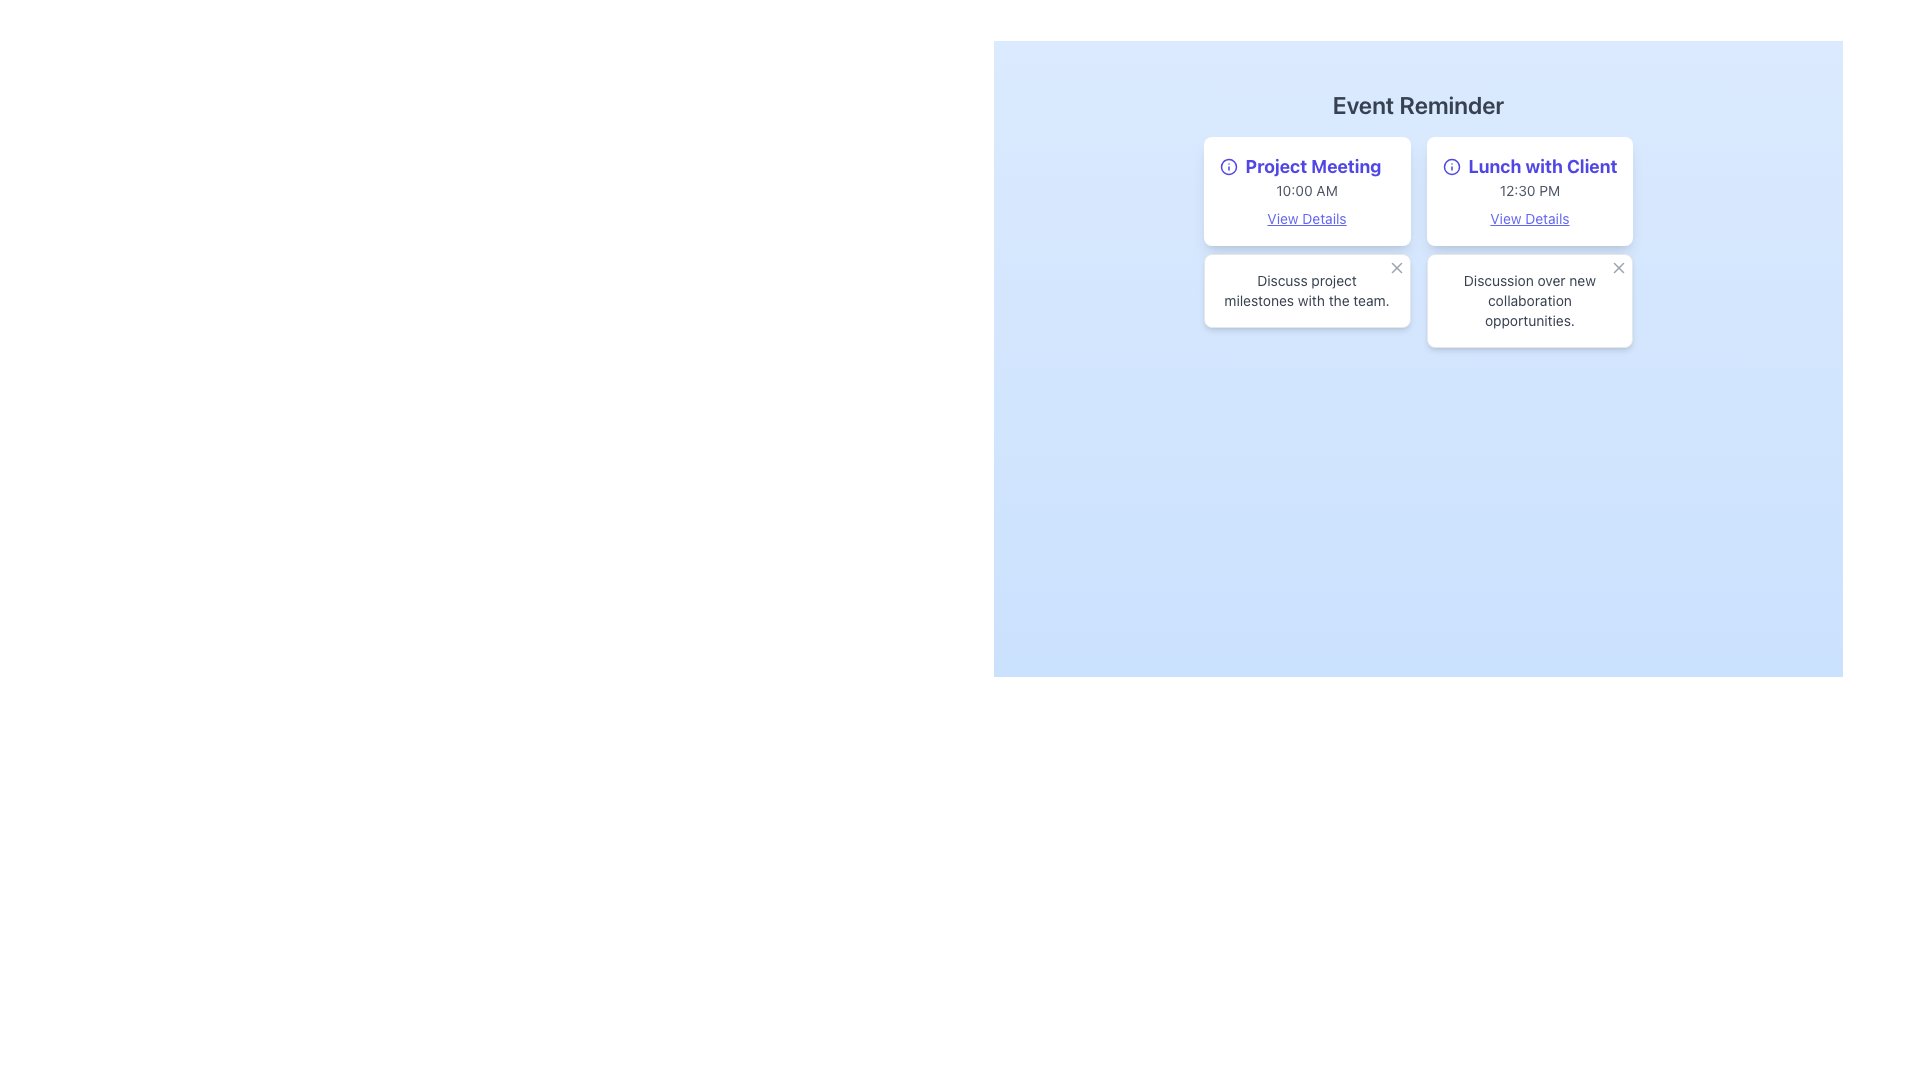 The image size is (1920, 1080). Describe the element at coordinates (1619, 266) in the screenshot. I see `the cross-shaped icon button located at the top-right corner of the card in the second row, second column of the 2x2 grid` at that location.